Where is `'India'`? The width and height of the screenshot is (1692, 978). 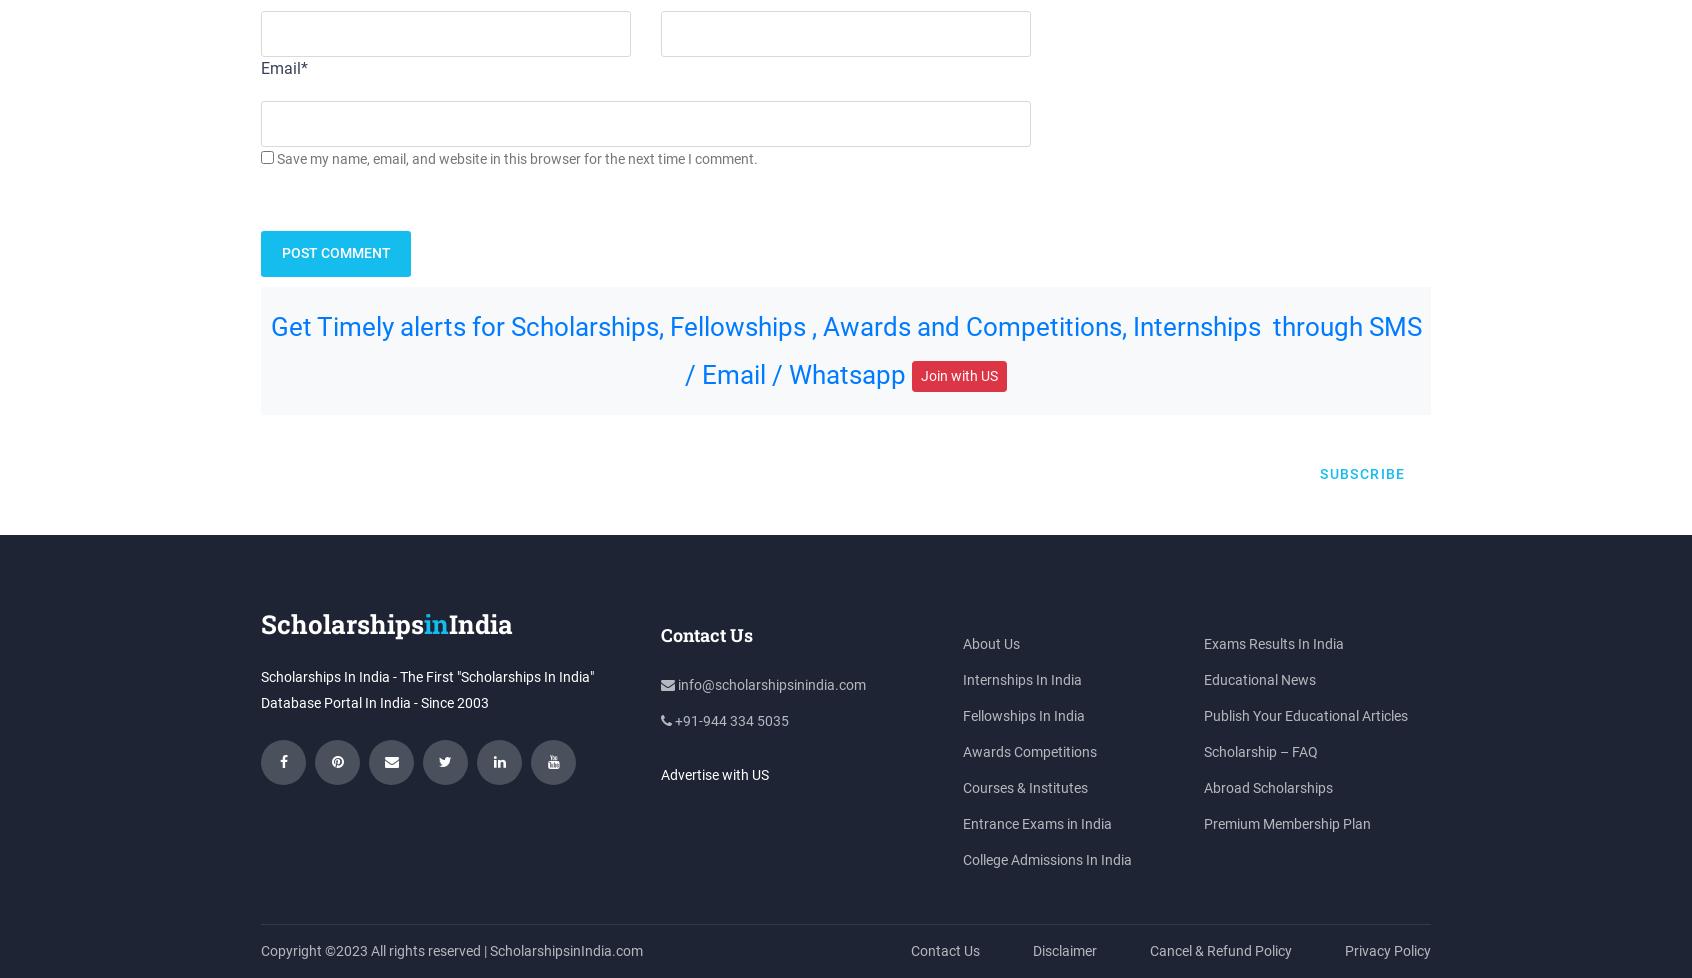 'India' is located at coordinates (480, 622).